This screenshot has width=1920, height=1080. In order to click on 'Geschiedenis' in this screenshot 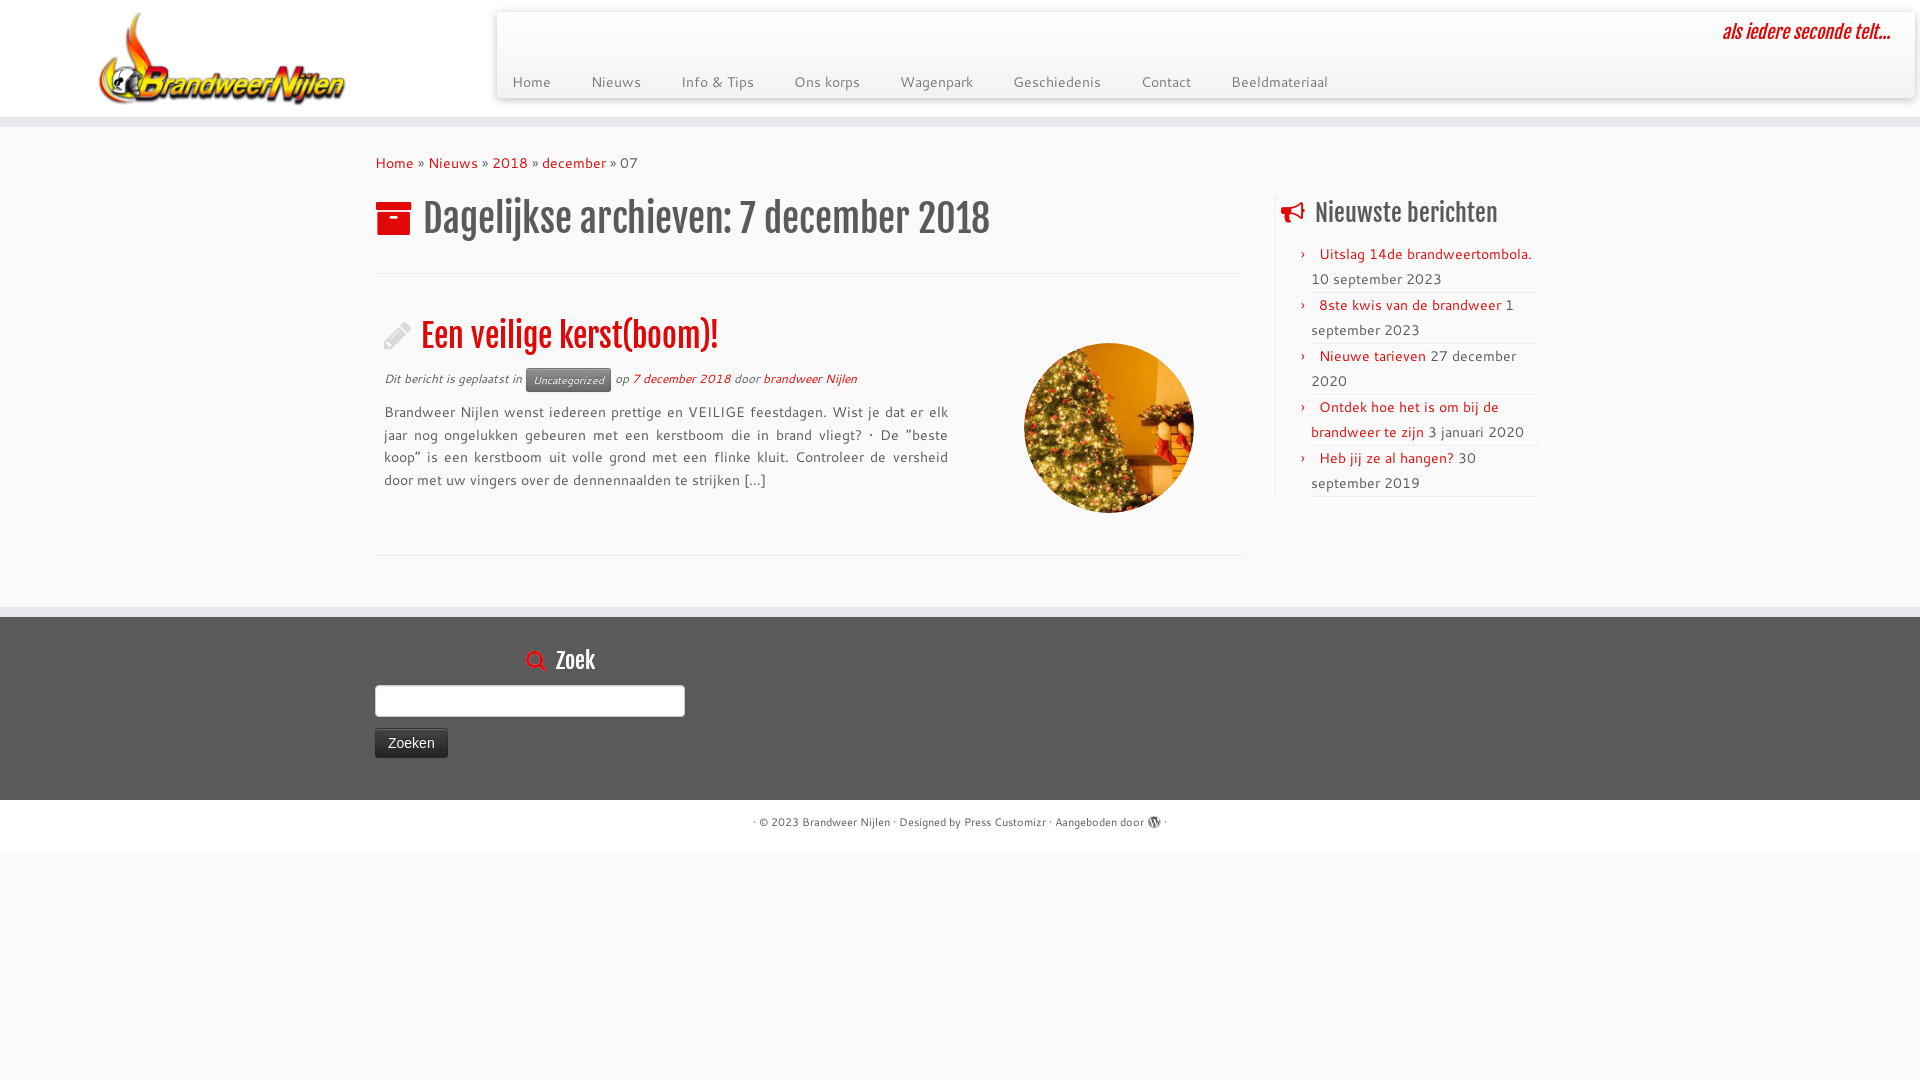, I will do `click(1055, 80)`.